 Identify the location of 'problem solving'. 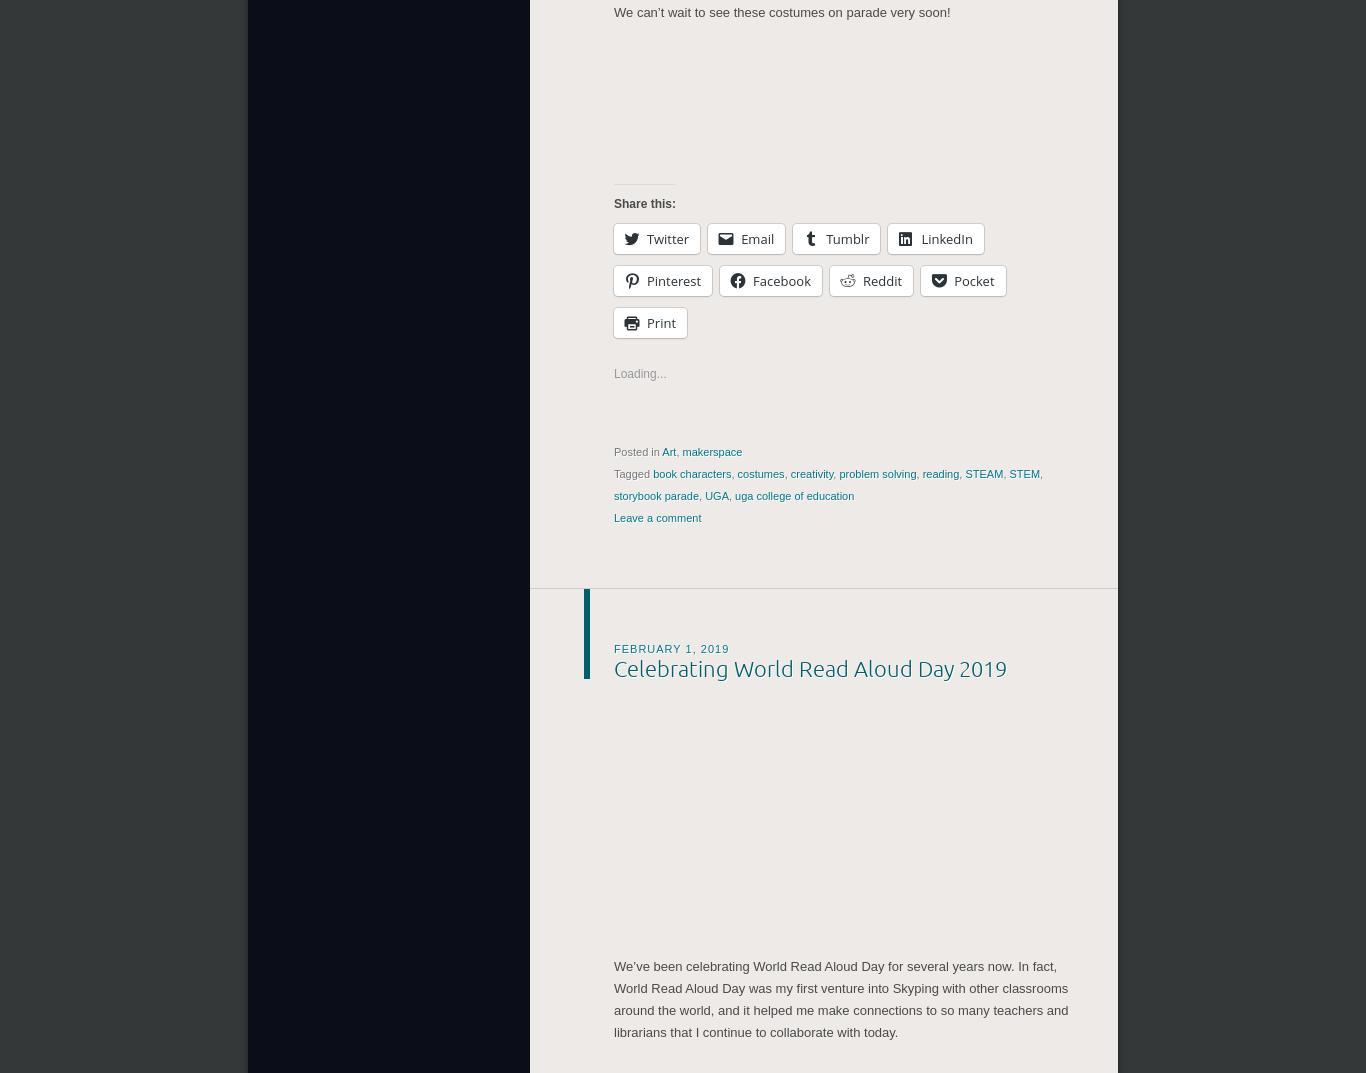
(876, 469).